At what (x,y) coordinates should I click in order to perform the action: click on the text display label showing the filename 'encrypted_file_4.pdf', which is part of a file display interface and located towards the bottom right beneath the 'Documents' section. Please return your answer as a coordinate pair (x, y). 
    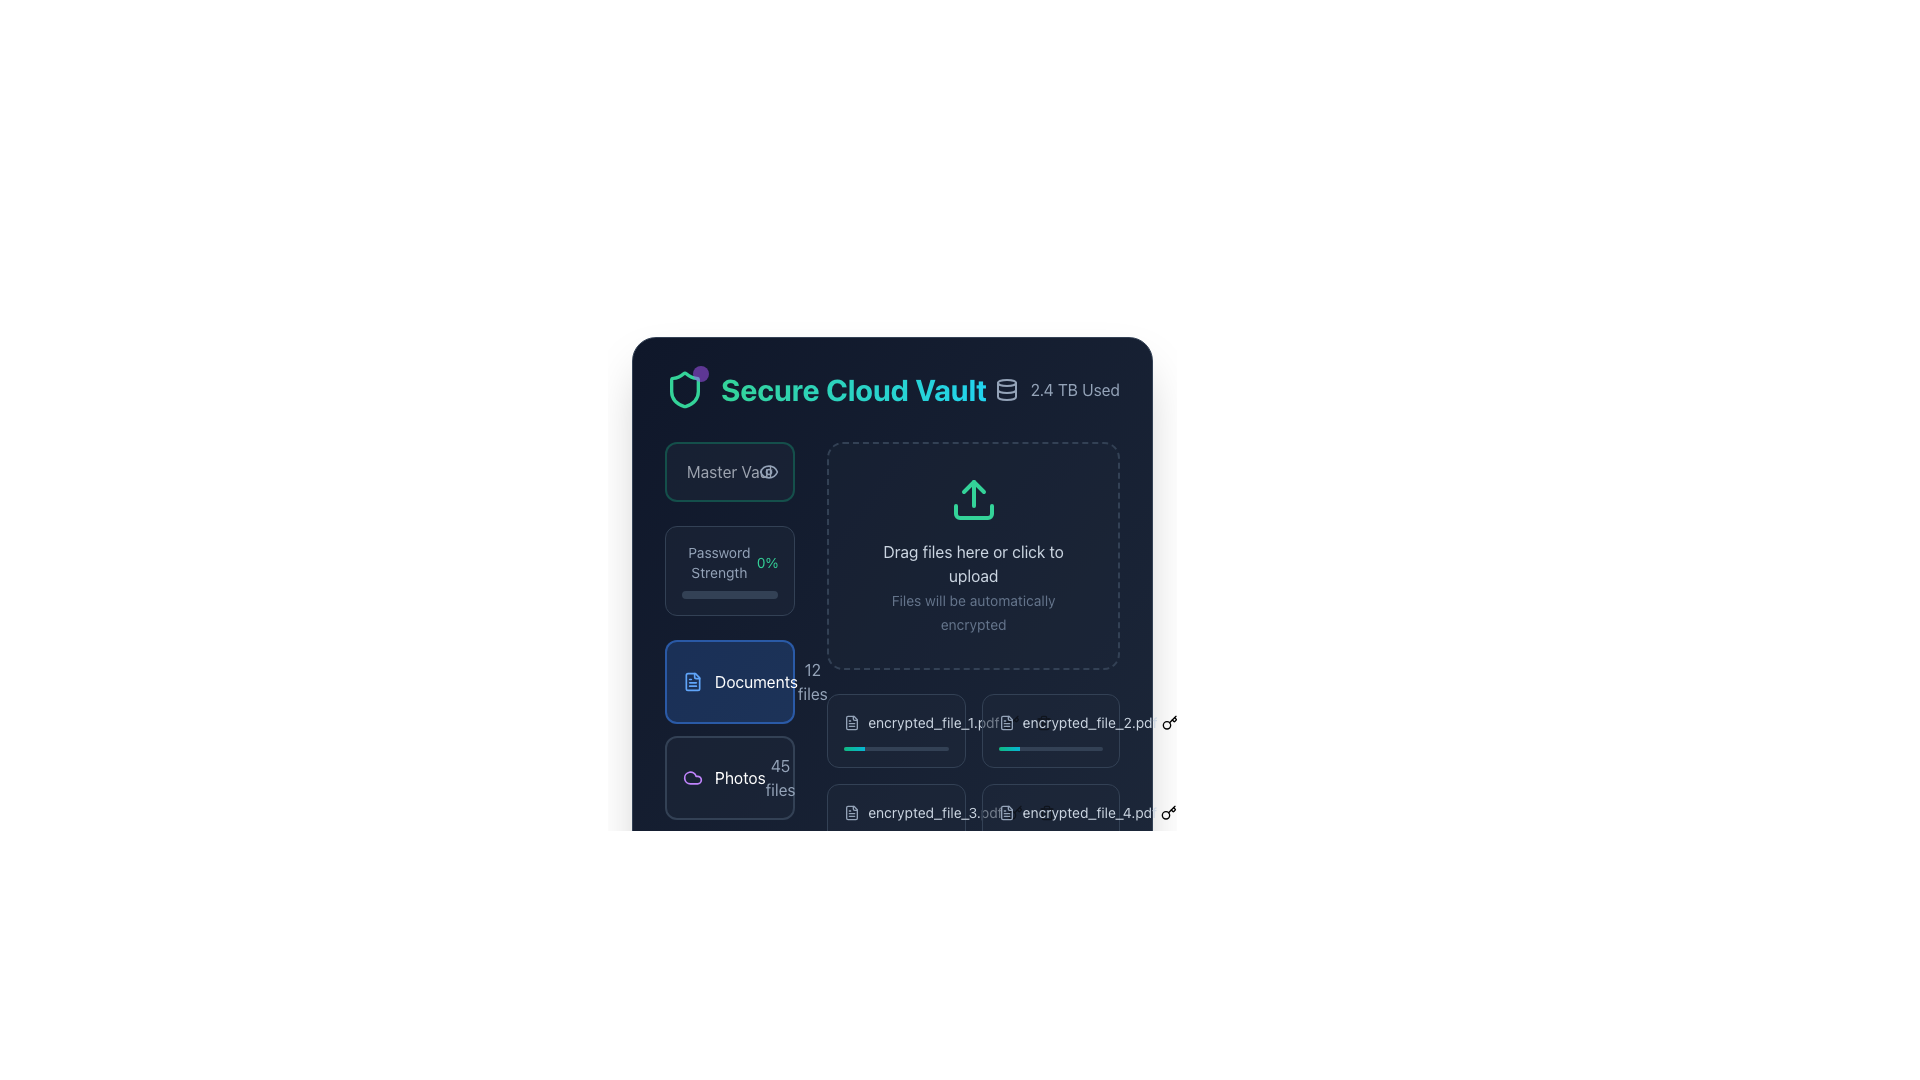
    Looking at the image, I should click on (1088, 813).